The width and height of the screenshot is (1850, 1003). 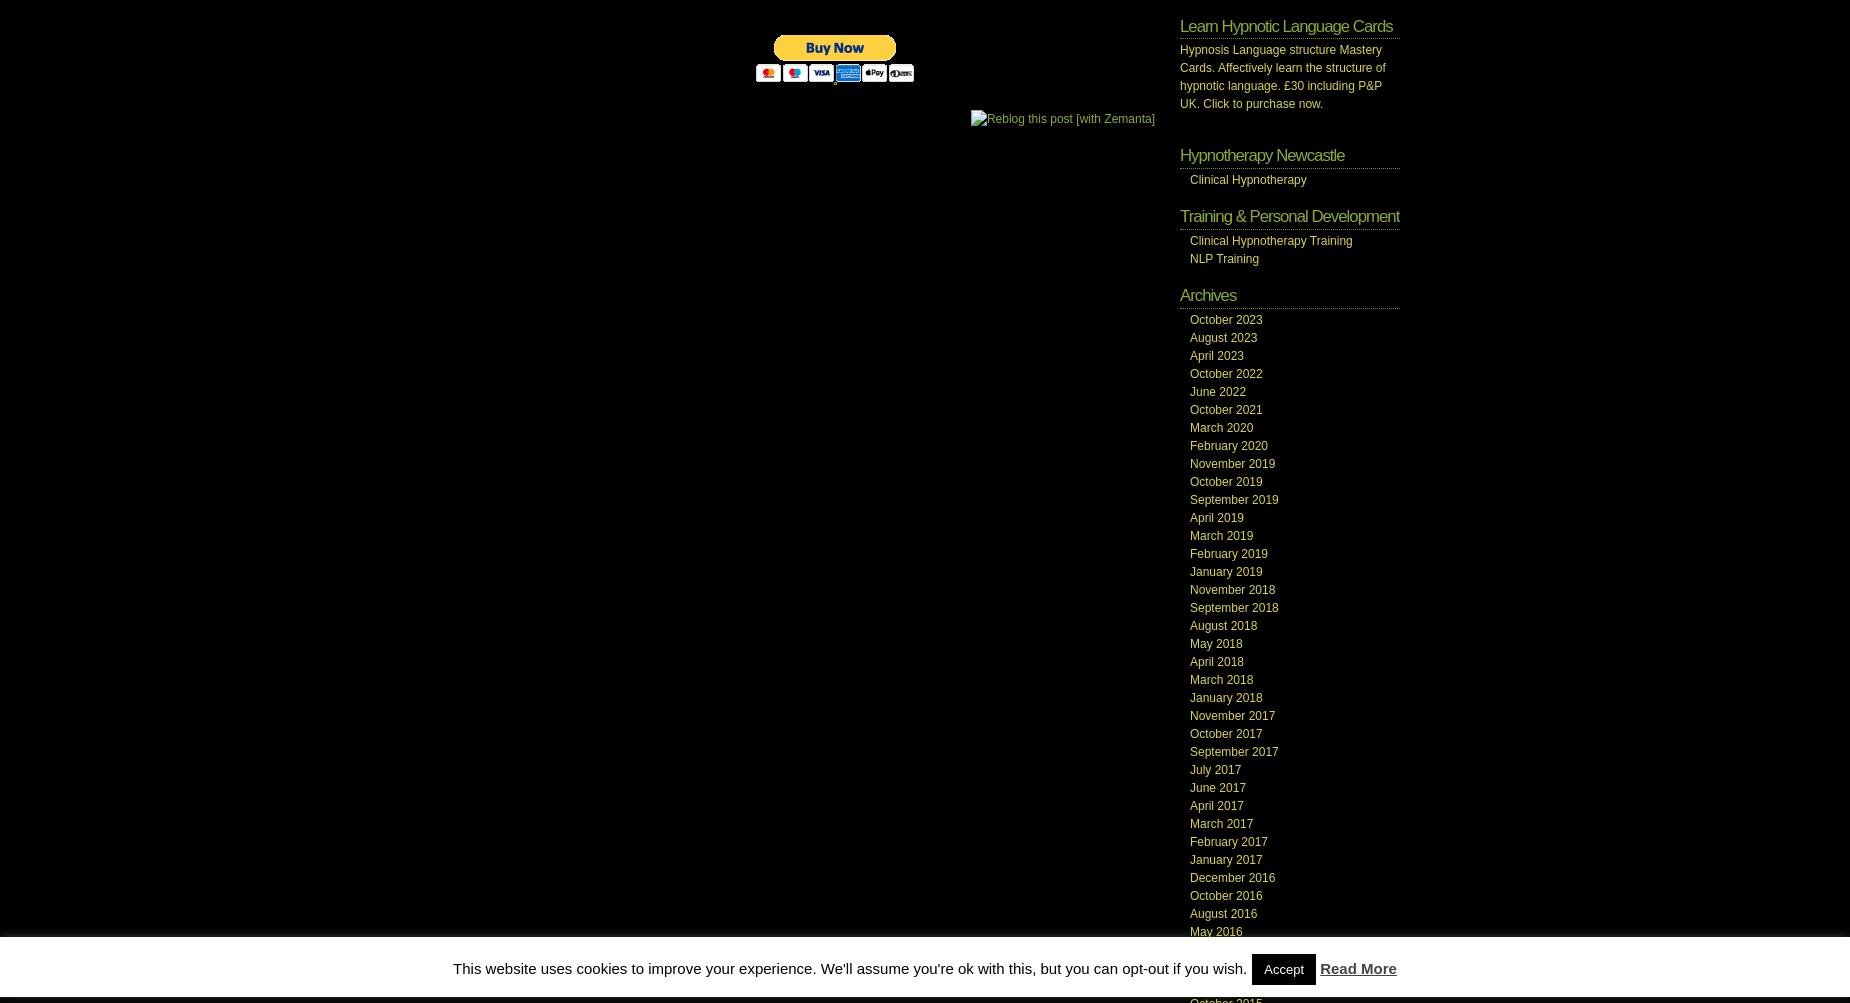 I want to click on 'Hypnotherapy Newcastle', so click(x=1178, y=154).